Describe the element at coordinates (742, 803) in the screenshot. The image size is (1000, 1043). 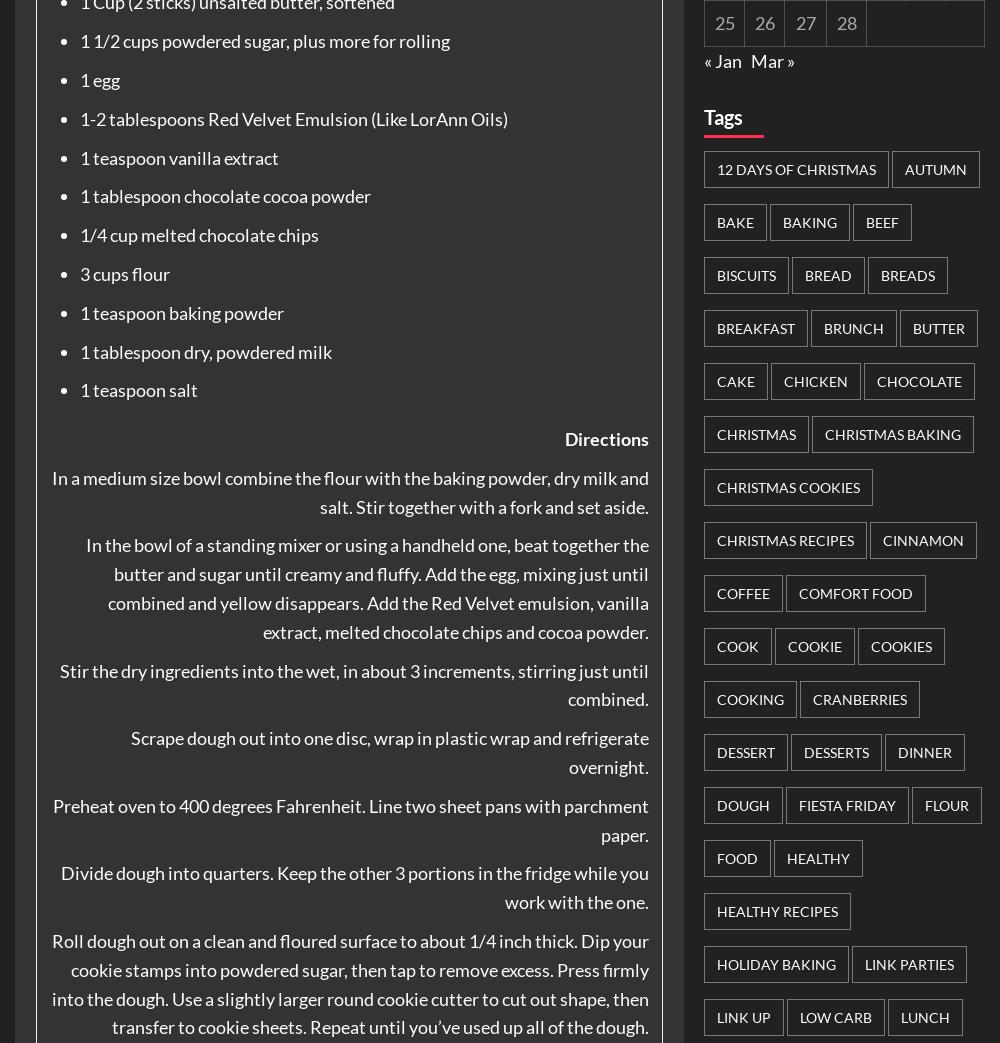
I see `'Dough'` at that location.